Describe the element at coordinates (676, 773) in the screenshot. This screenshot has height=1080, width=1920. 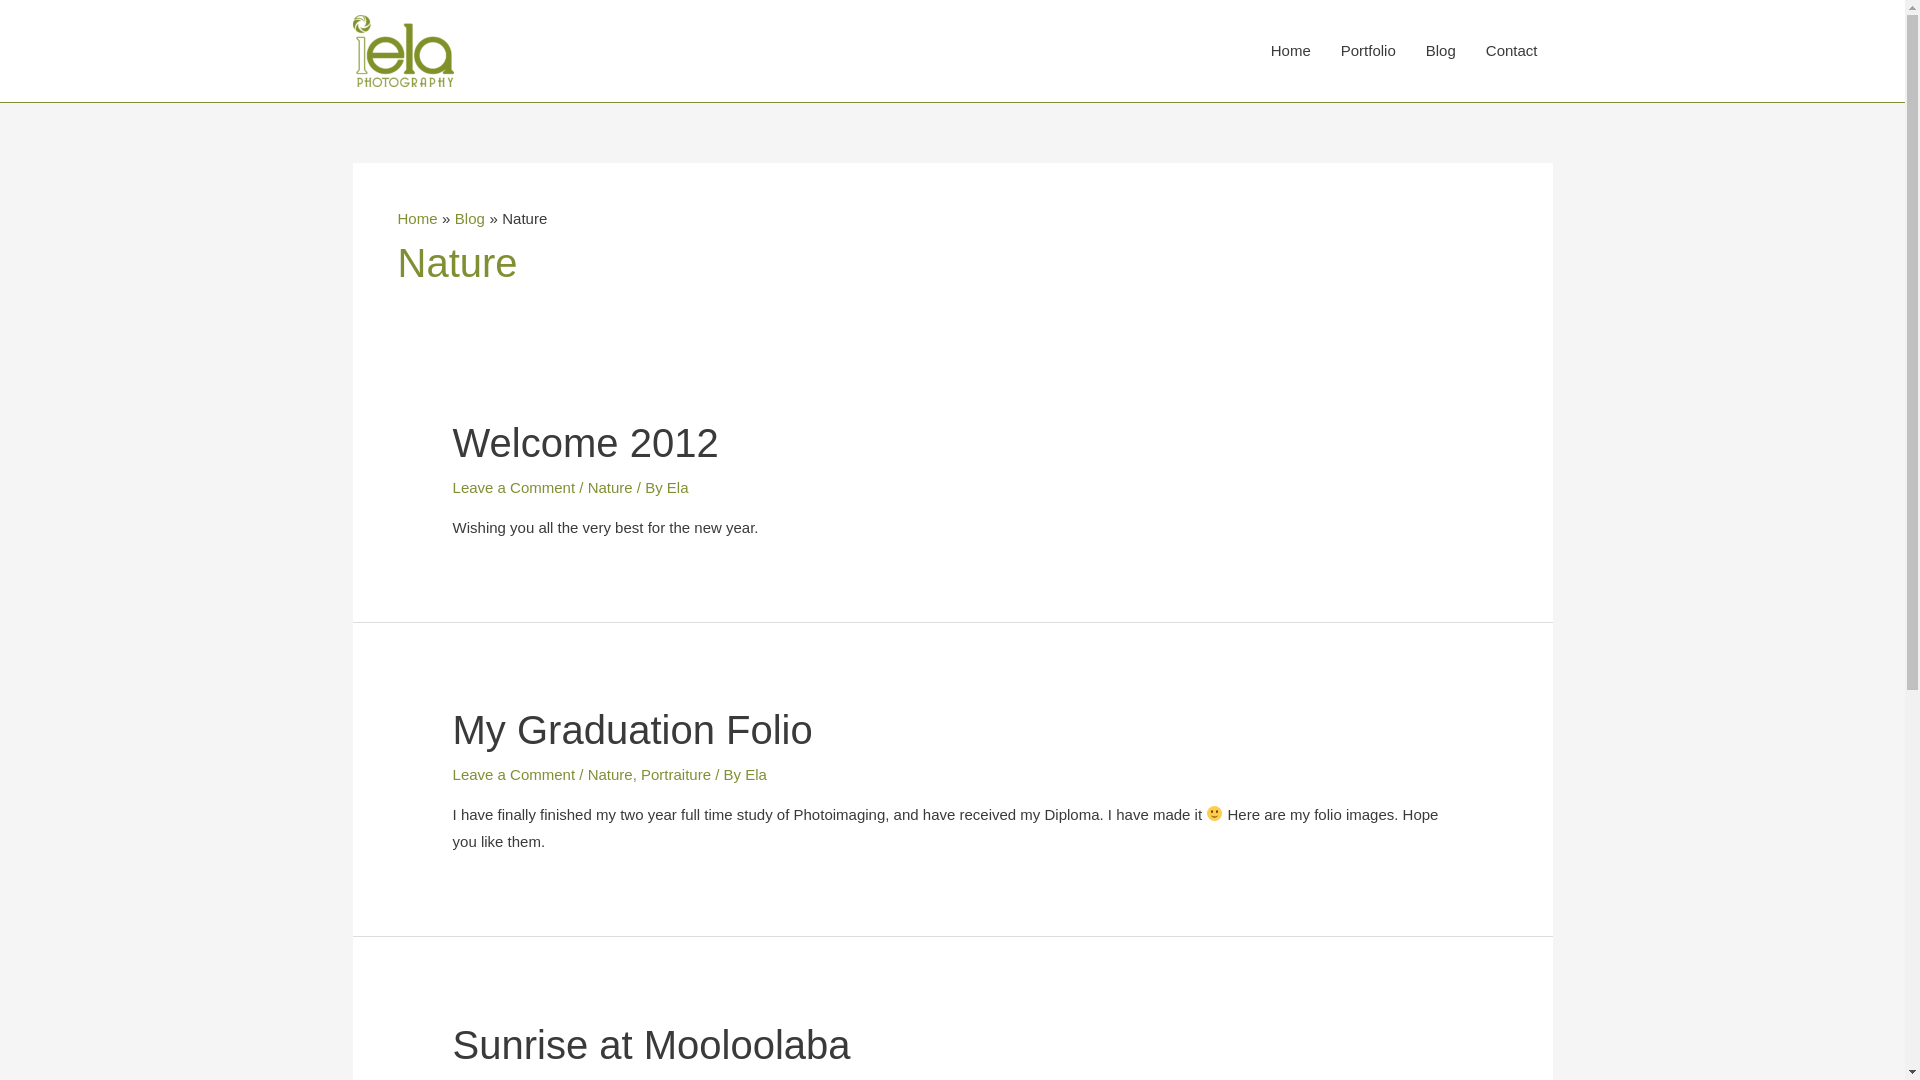
I see `'Portraiture'` at that location.